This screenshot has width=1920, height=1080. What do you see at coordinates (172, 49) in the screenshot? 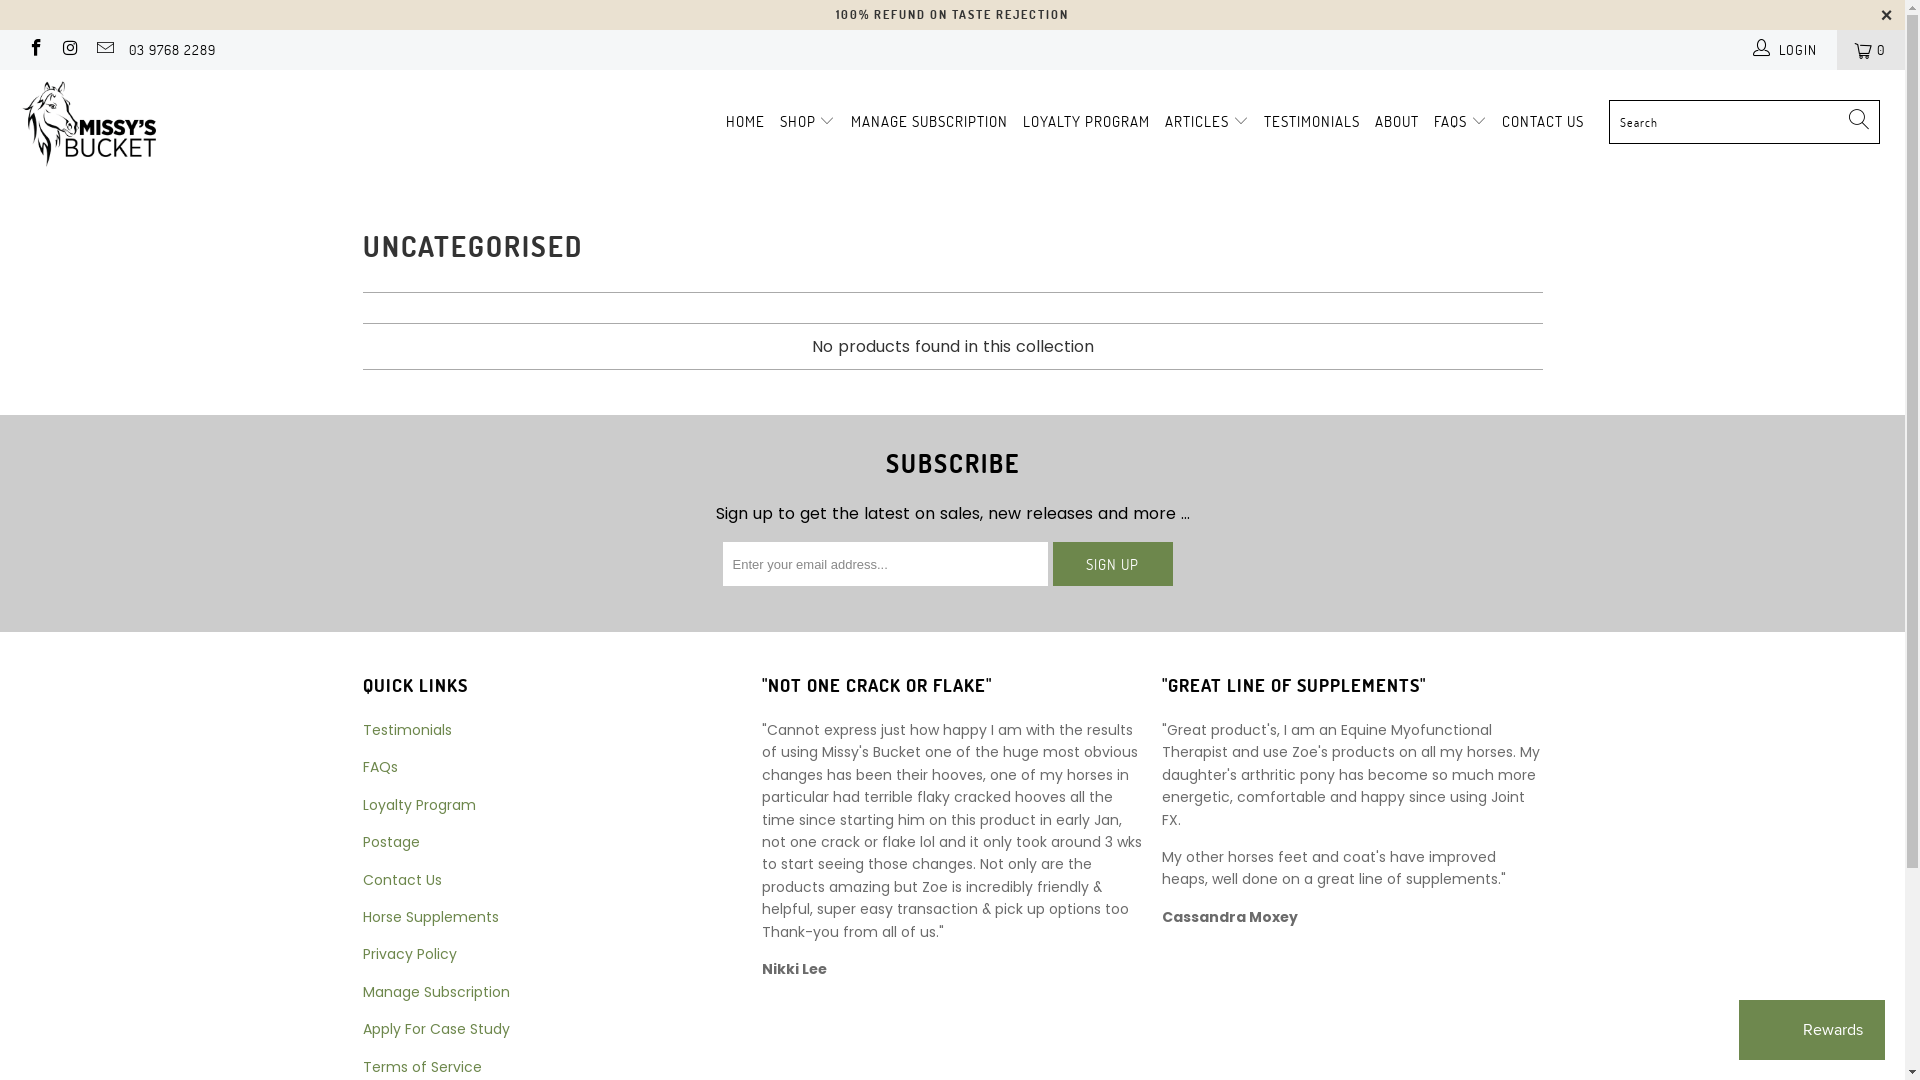
I see `'03 9768 2289'` at bounding box center [172, 49].